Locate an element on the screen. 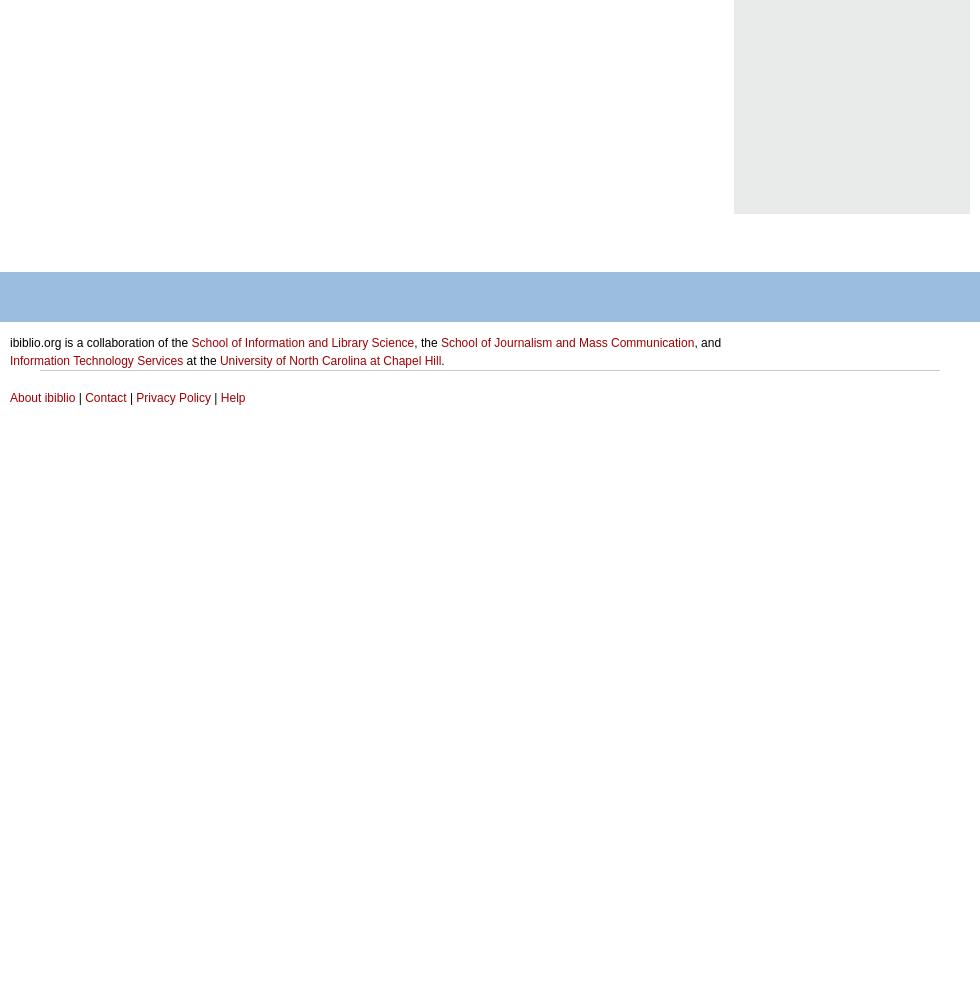 The height and width of the screenshot is (1000, 980). ', the' is located at coordinates (426, 342).